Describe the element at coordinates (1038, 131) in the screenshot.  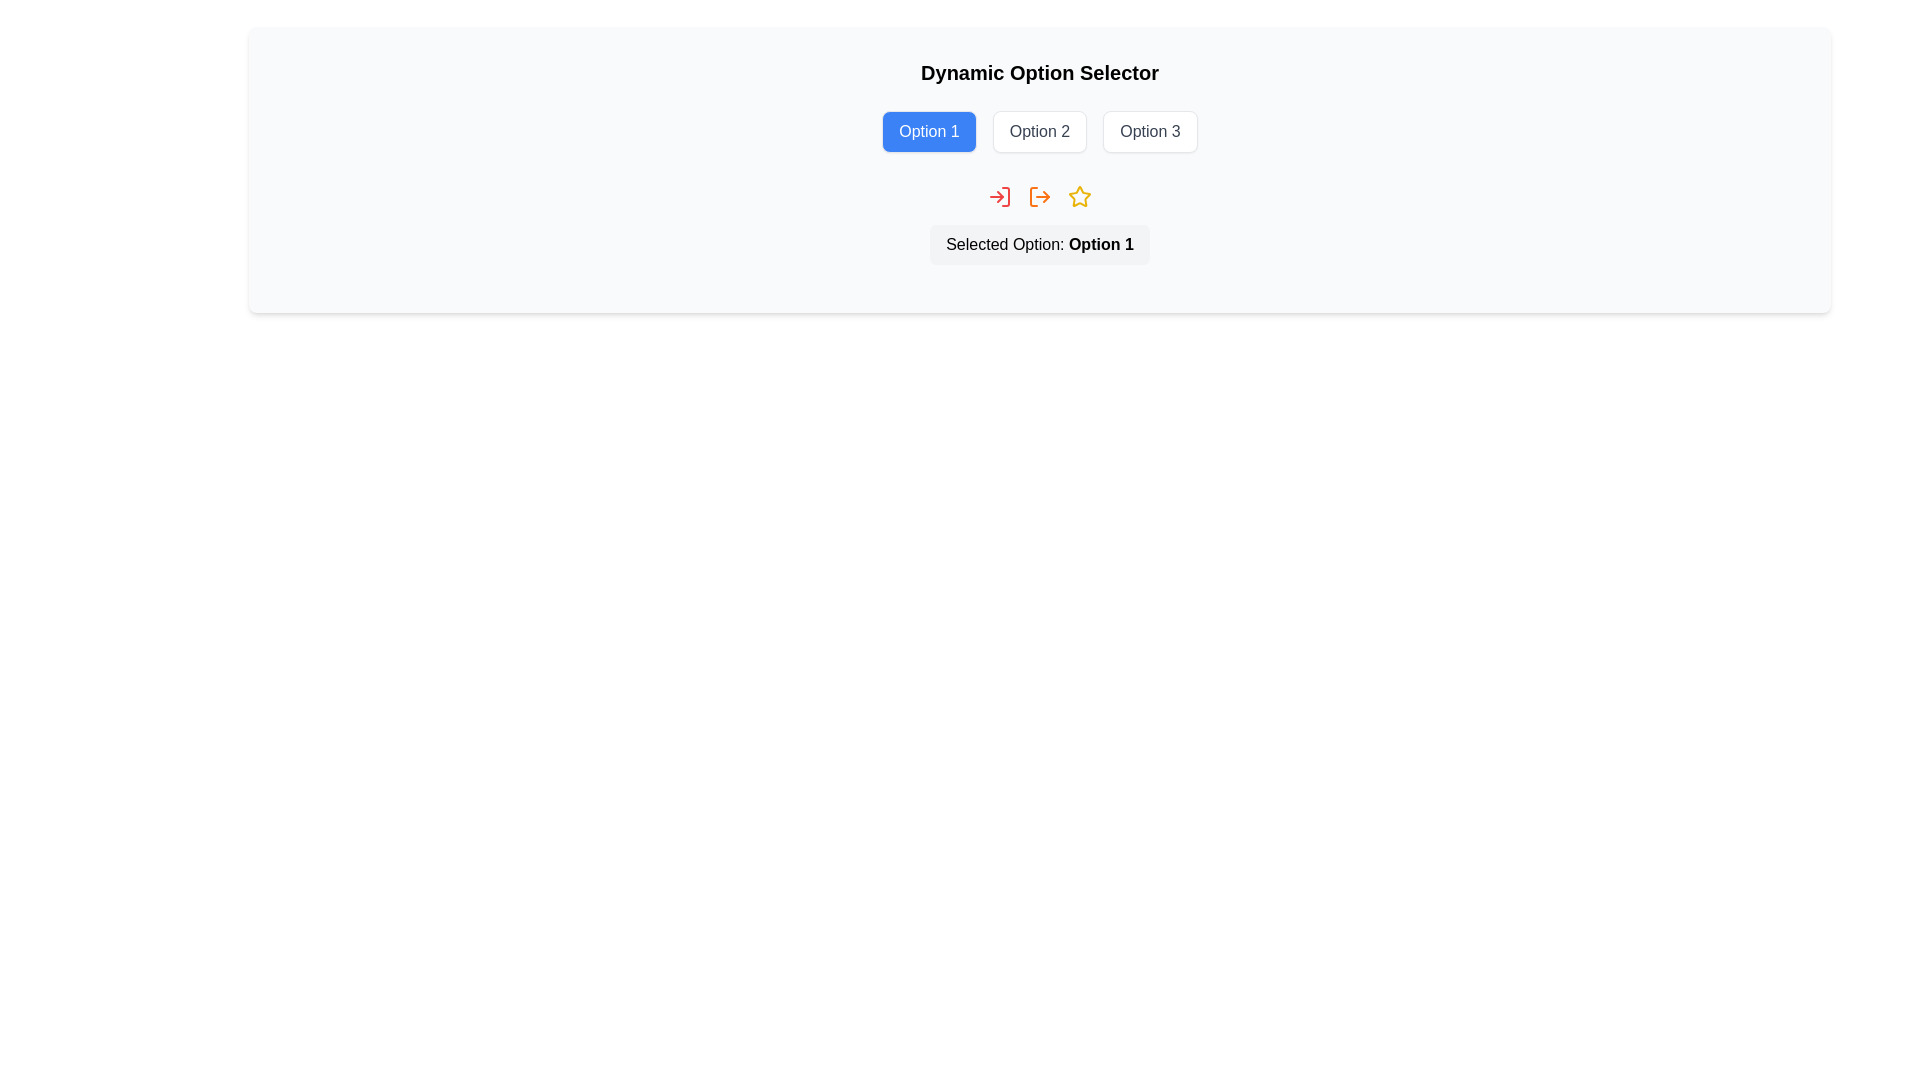
I see `the button in the button group located below the title 'Dynamic Option Selector'` at that location.